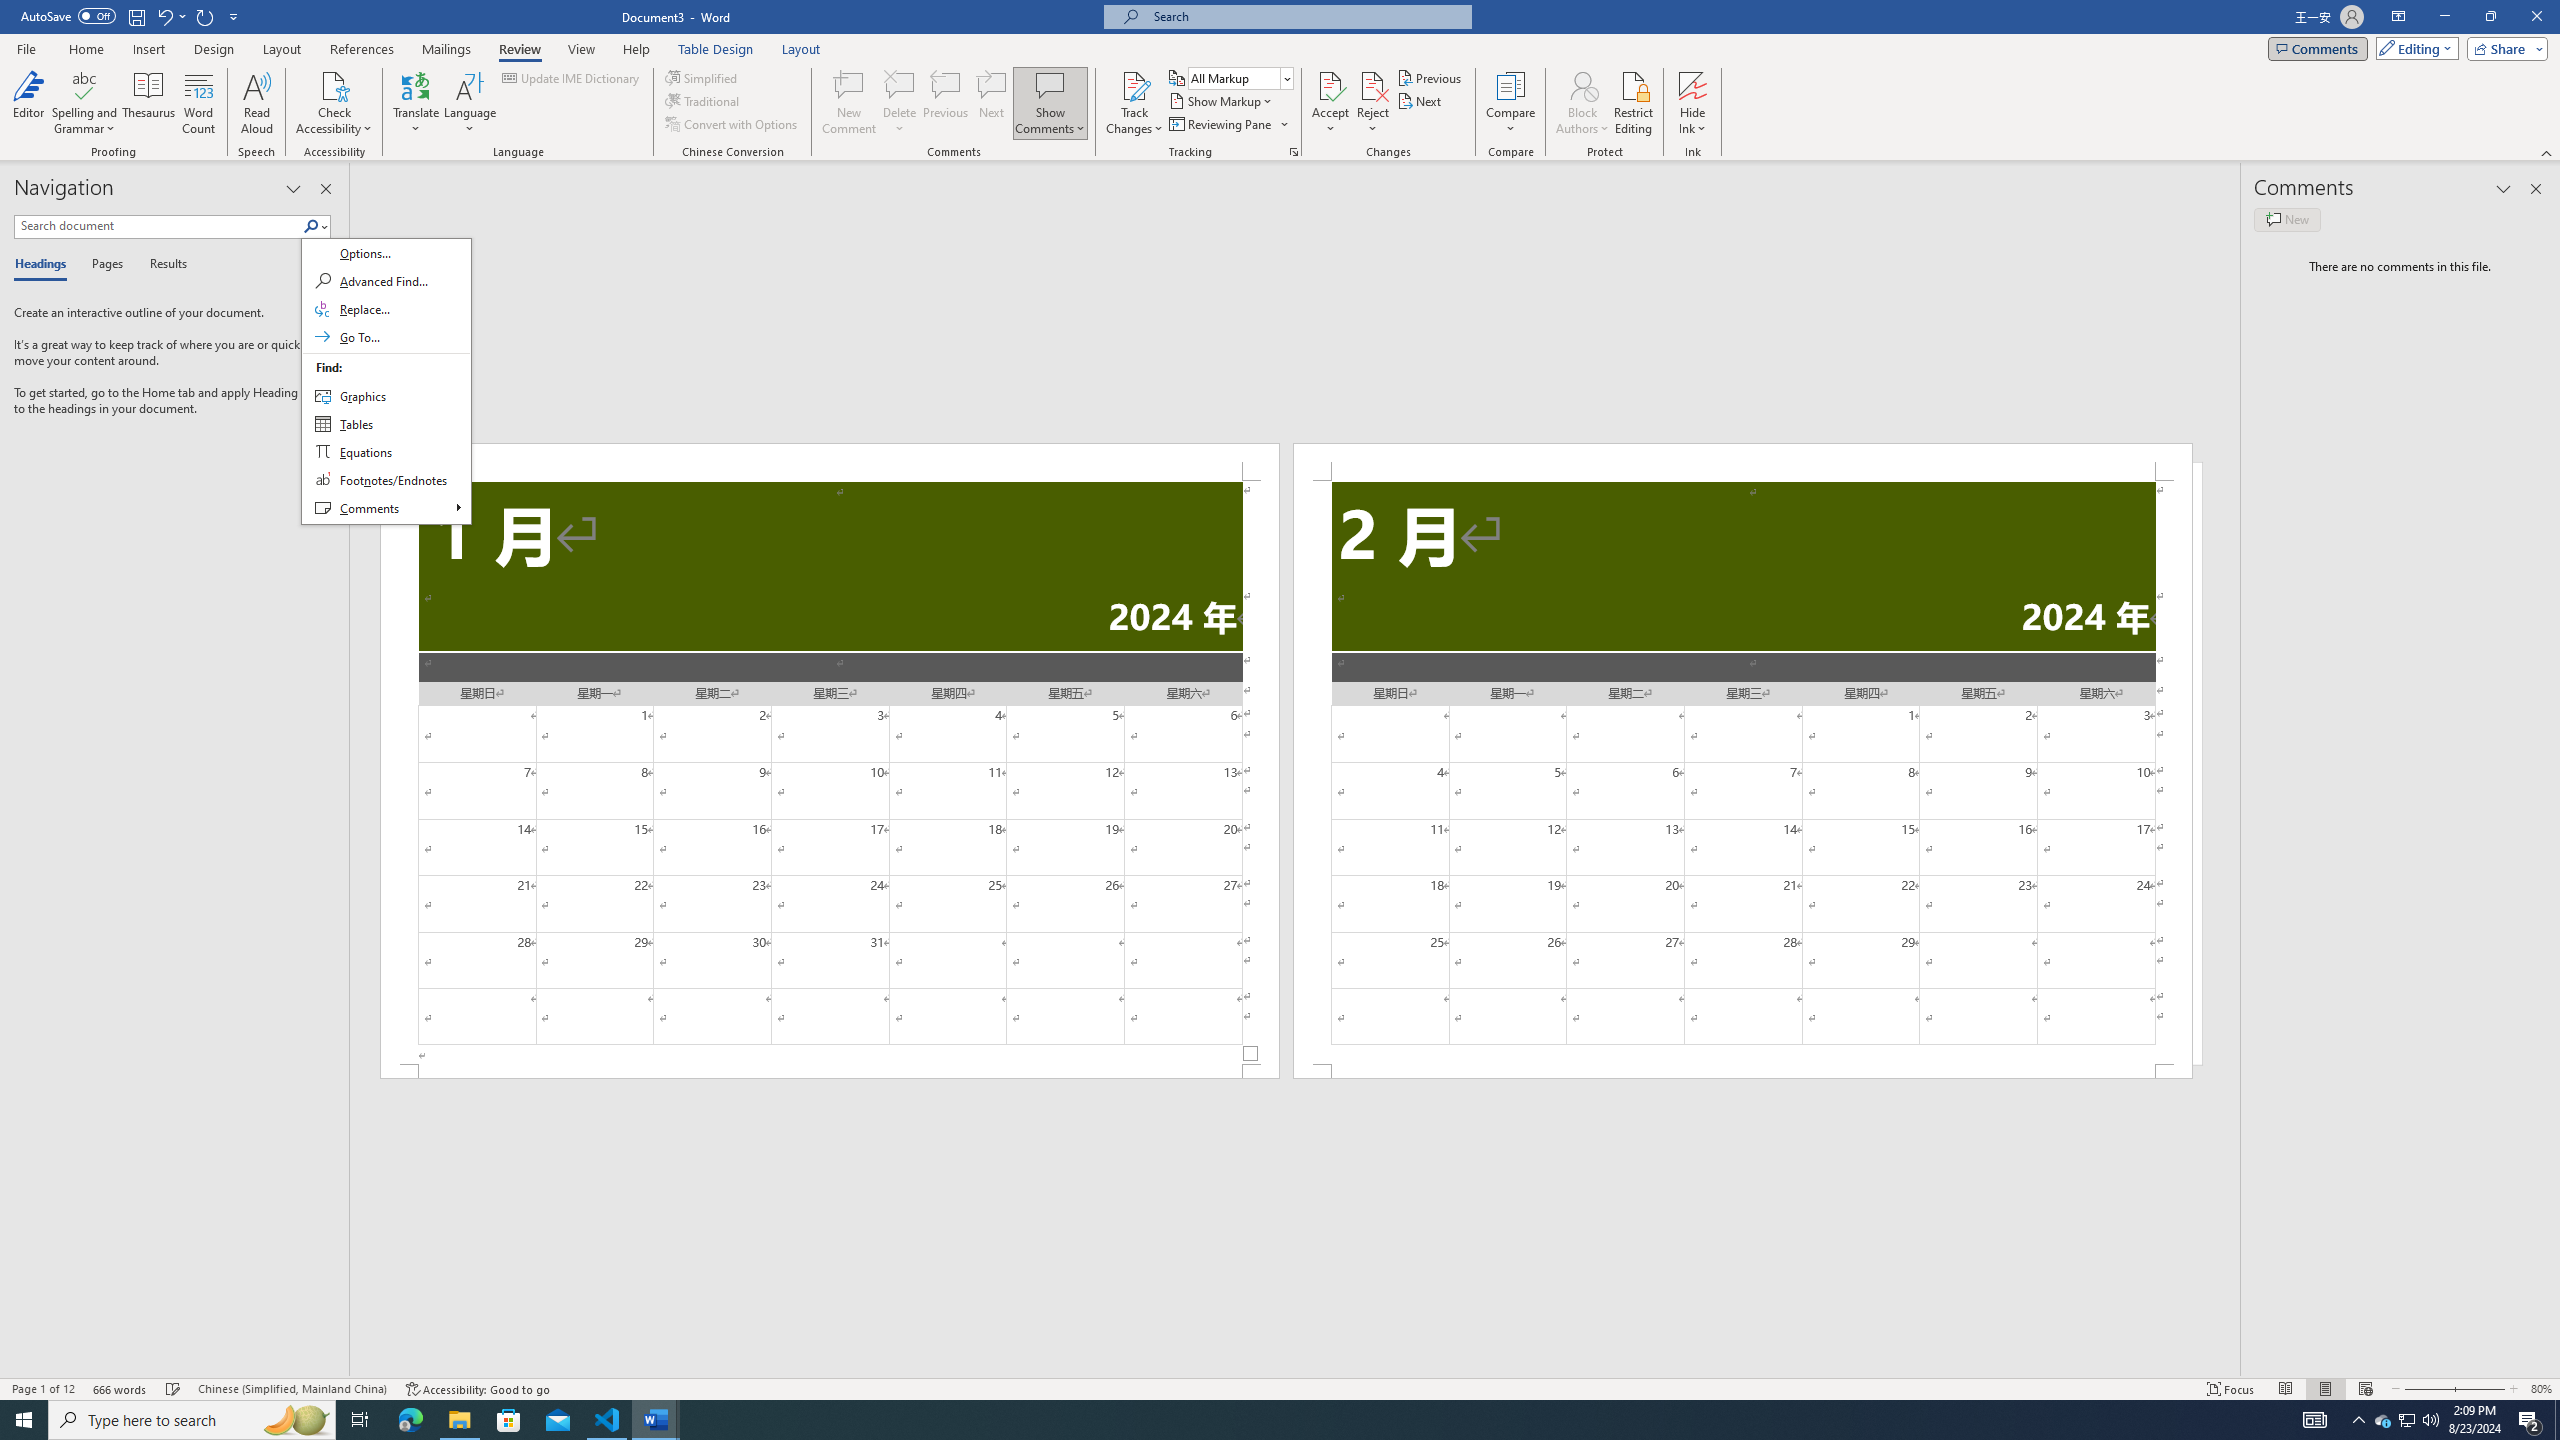 Image resolution: width=2560 pixels, height=1440 pixels. What do you see at coordinates (1582, 84) in the screenshot?
I see `'Block Authors'` at bounding box center [1582, 84].